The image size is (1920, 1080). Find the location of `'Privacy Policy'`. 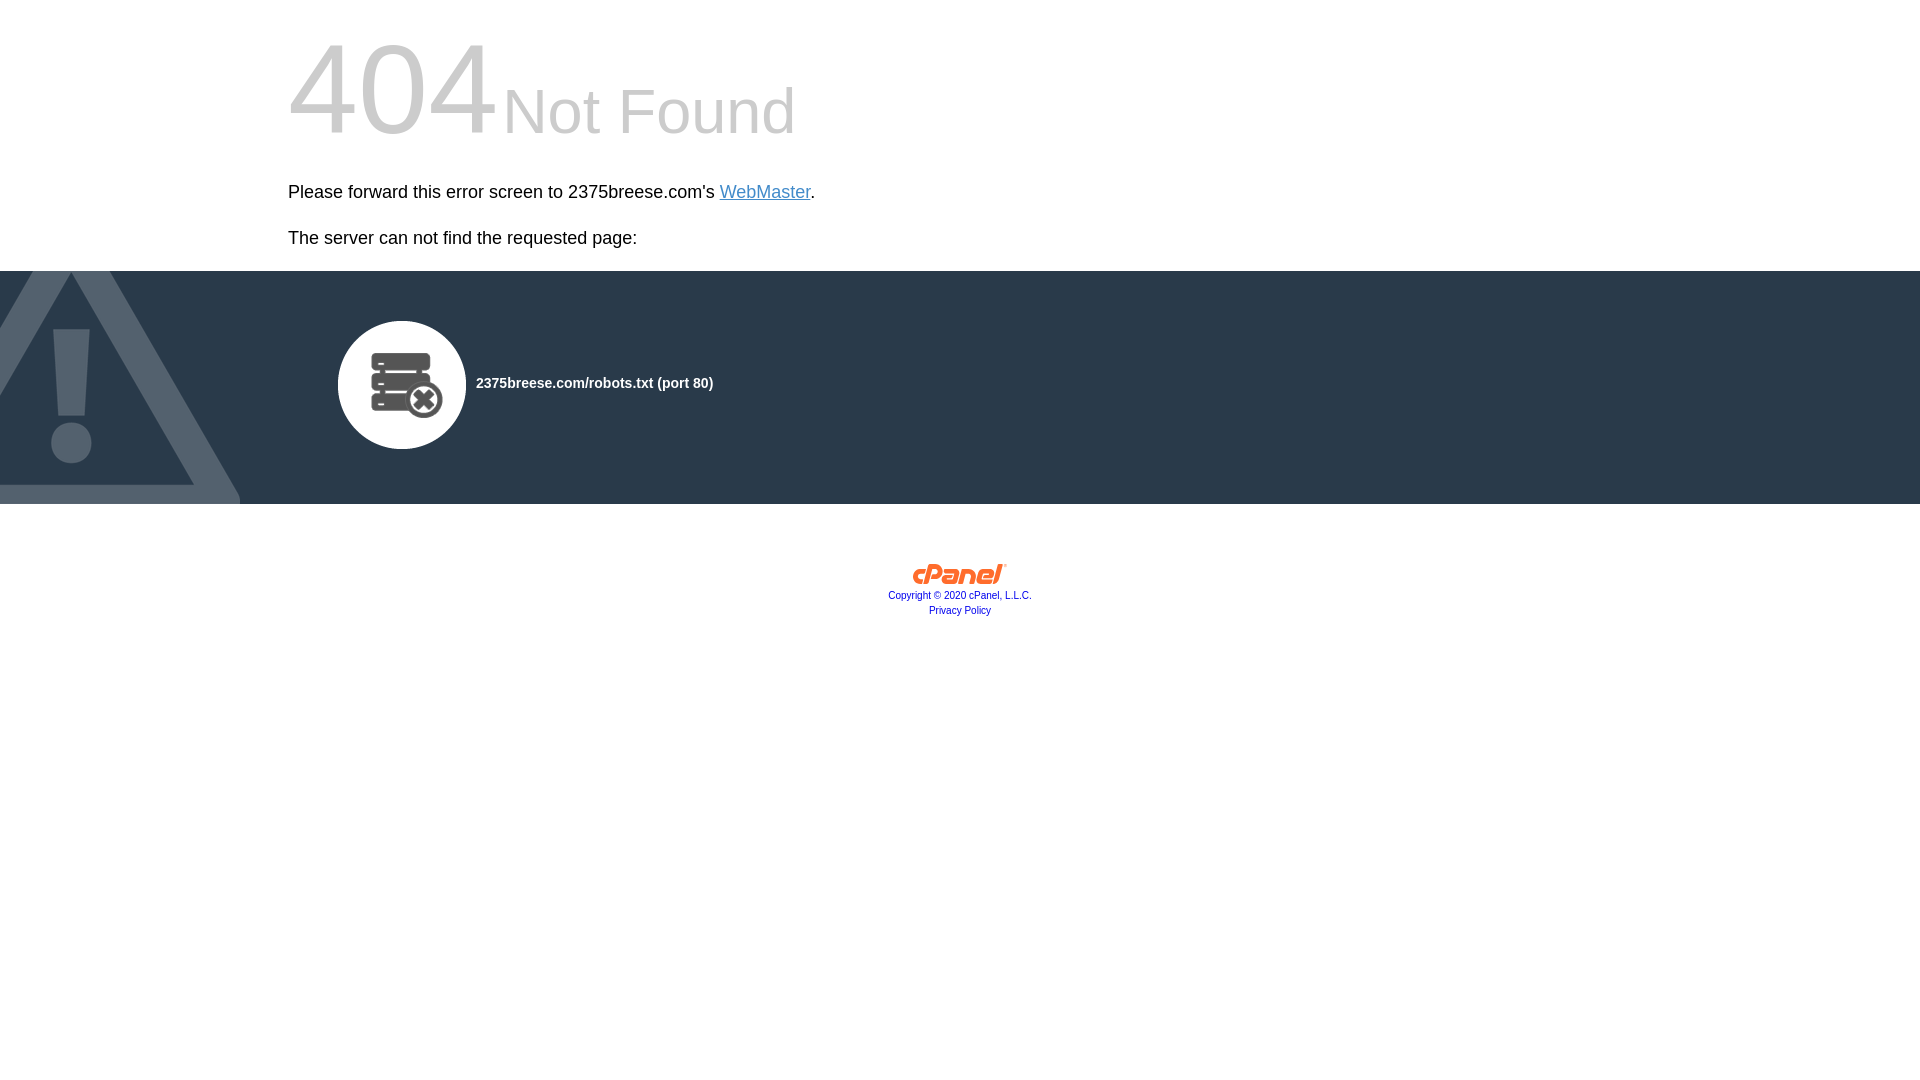

'Privacy Policy' is located at coordinates (960, 609).